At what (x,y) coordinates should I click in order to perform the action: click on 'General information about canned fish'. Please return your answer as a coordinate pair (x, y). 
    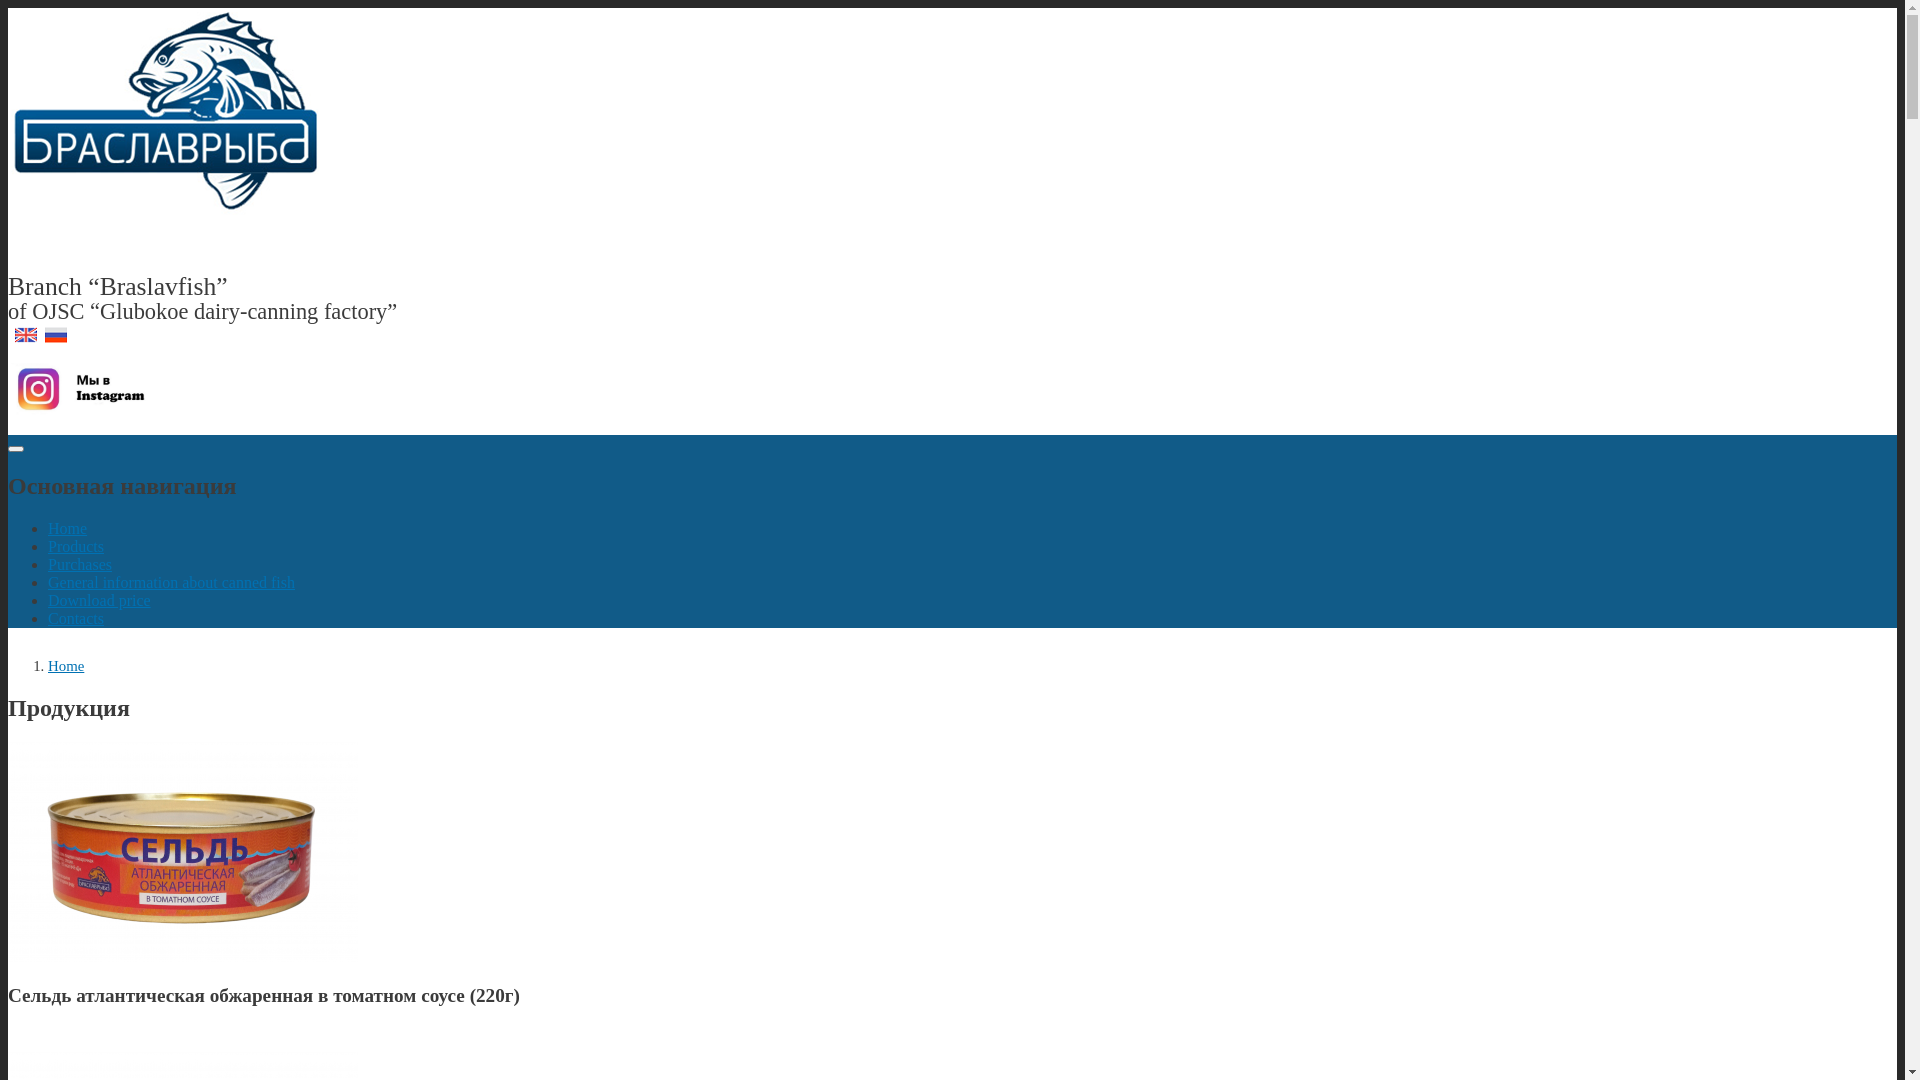
    Looking at the image, I should click on (171, 582).